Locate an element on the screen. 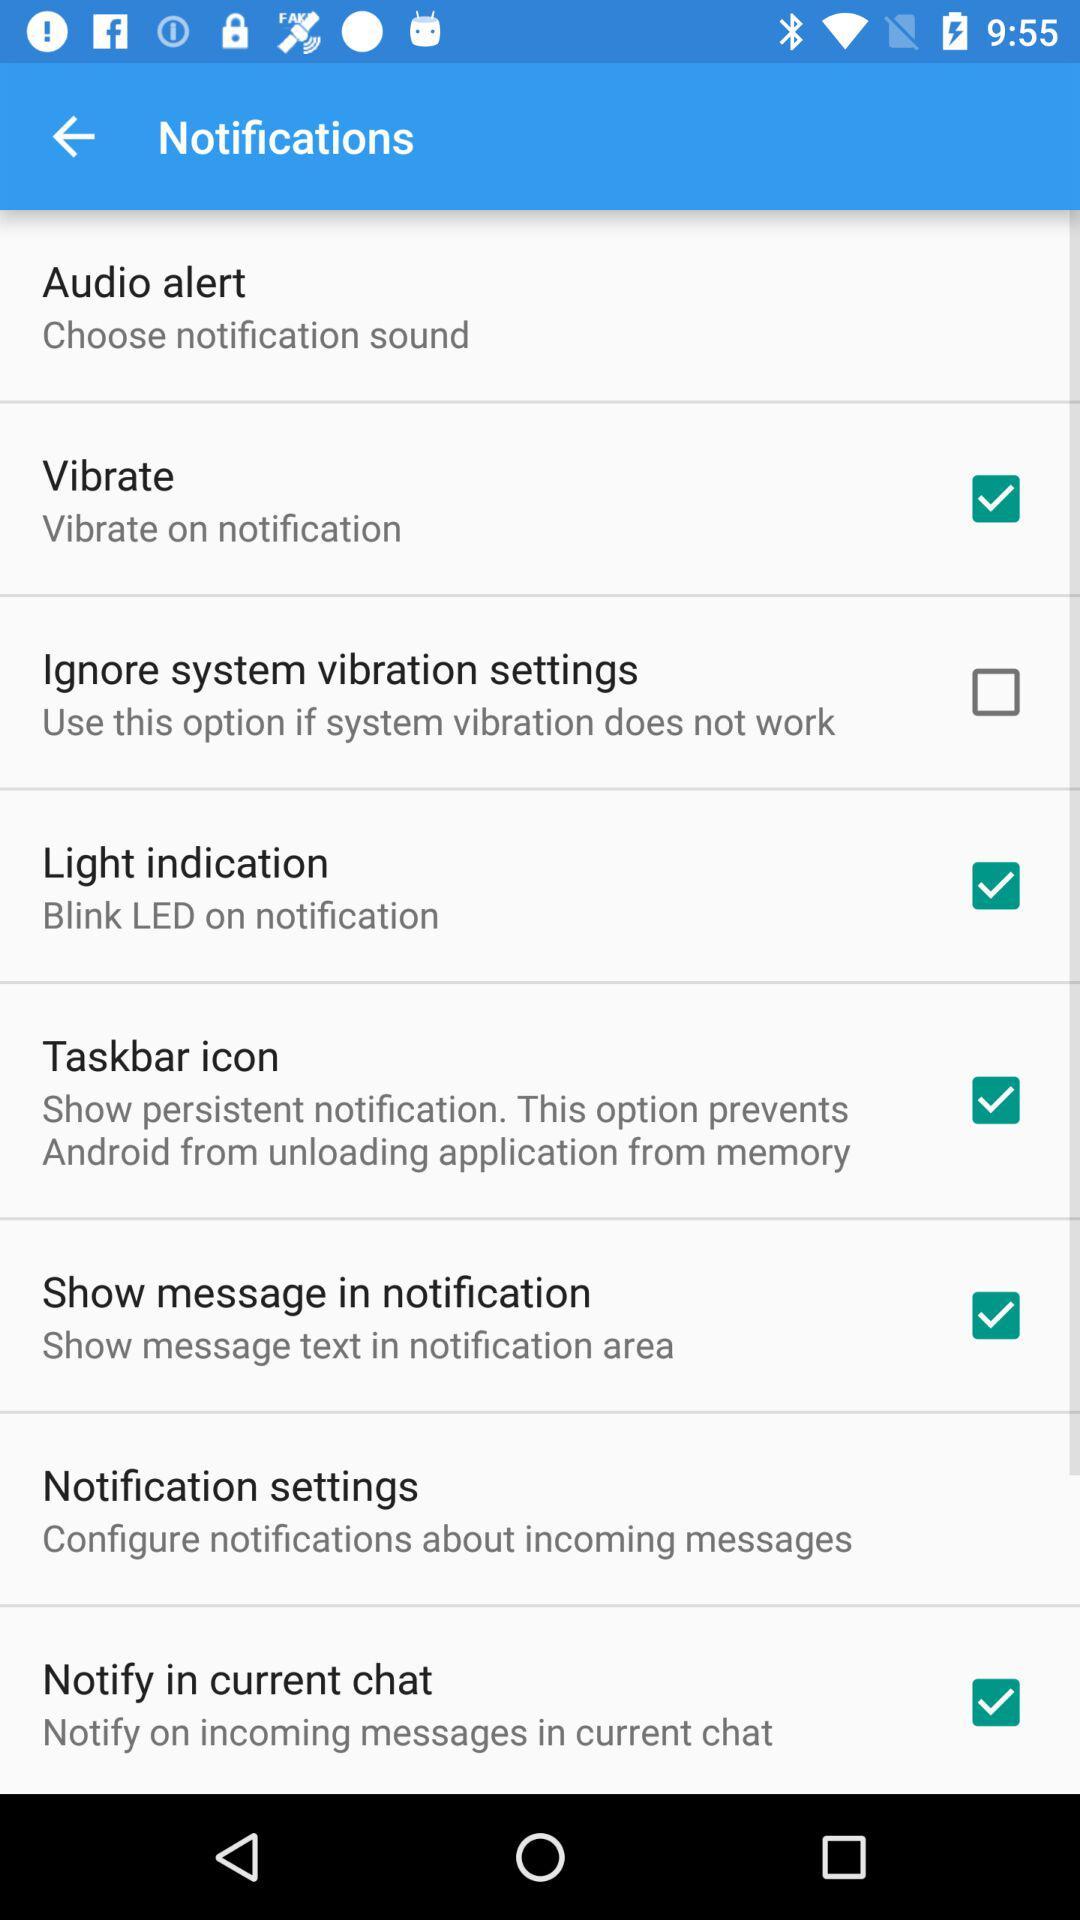  app to the left of notifications is located at coordinates (72, 135).